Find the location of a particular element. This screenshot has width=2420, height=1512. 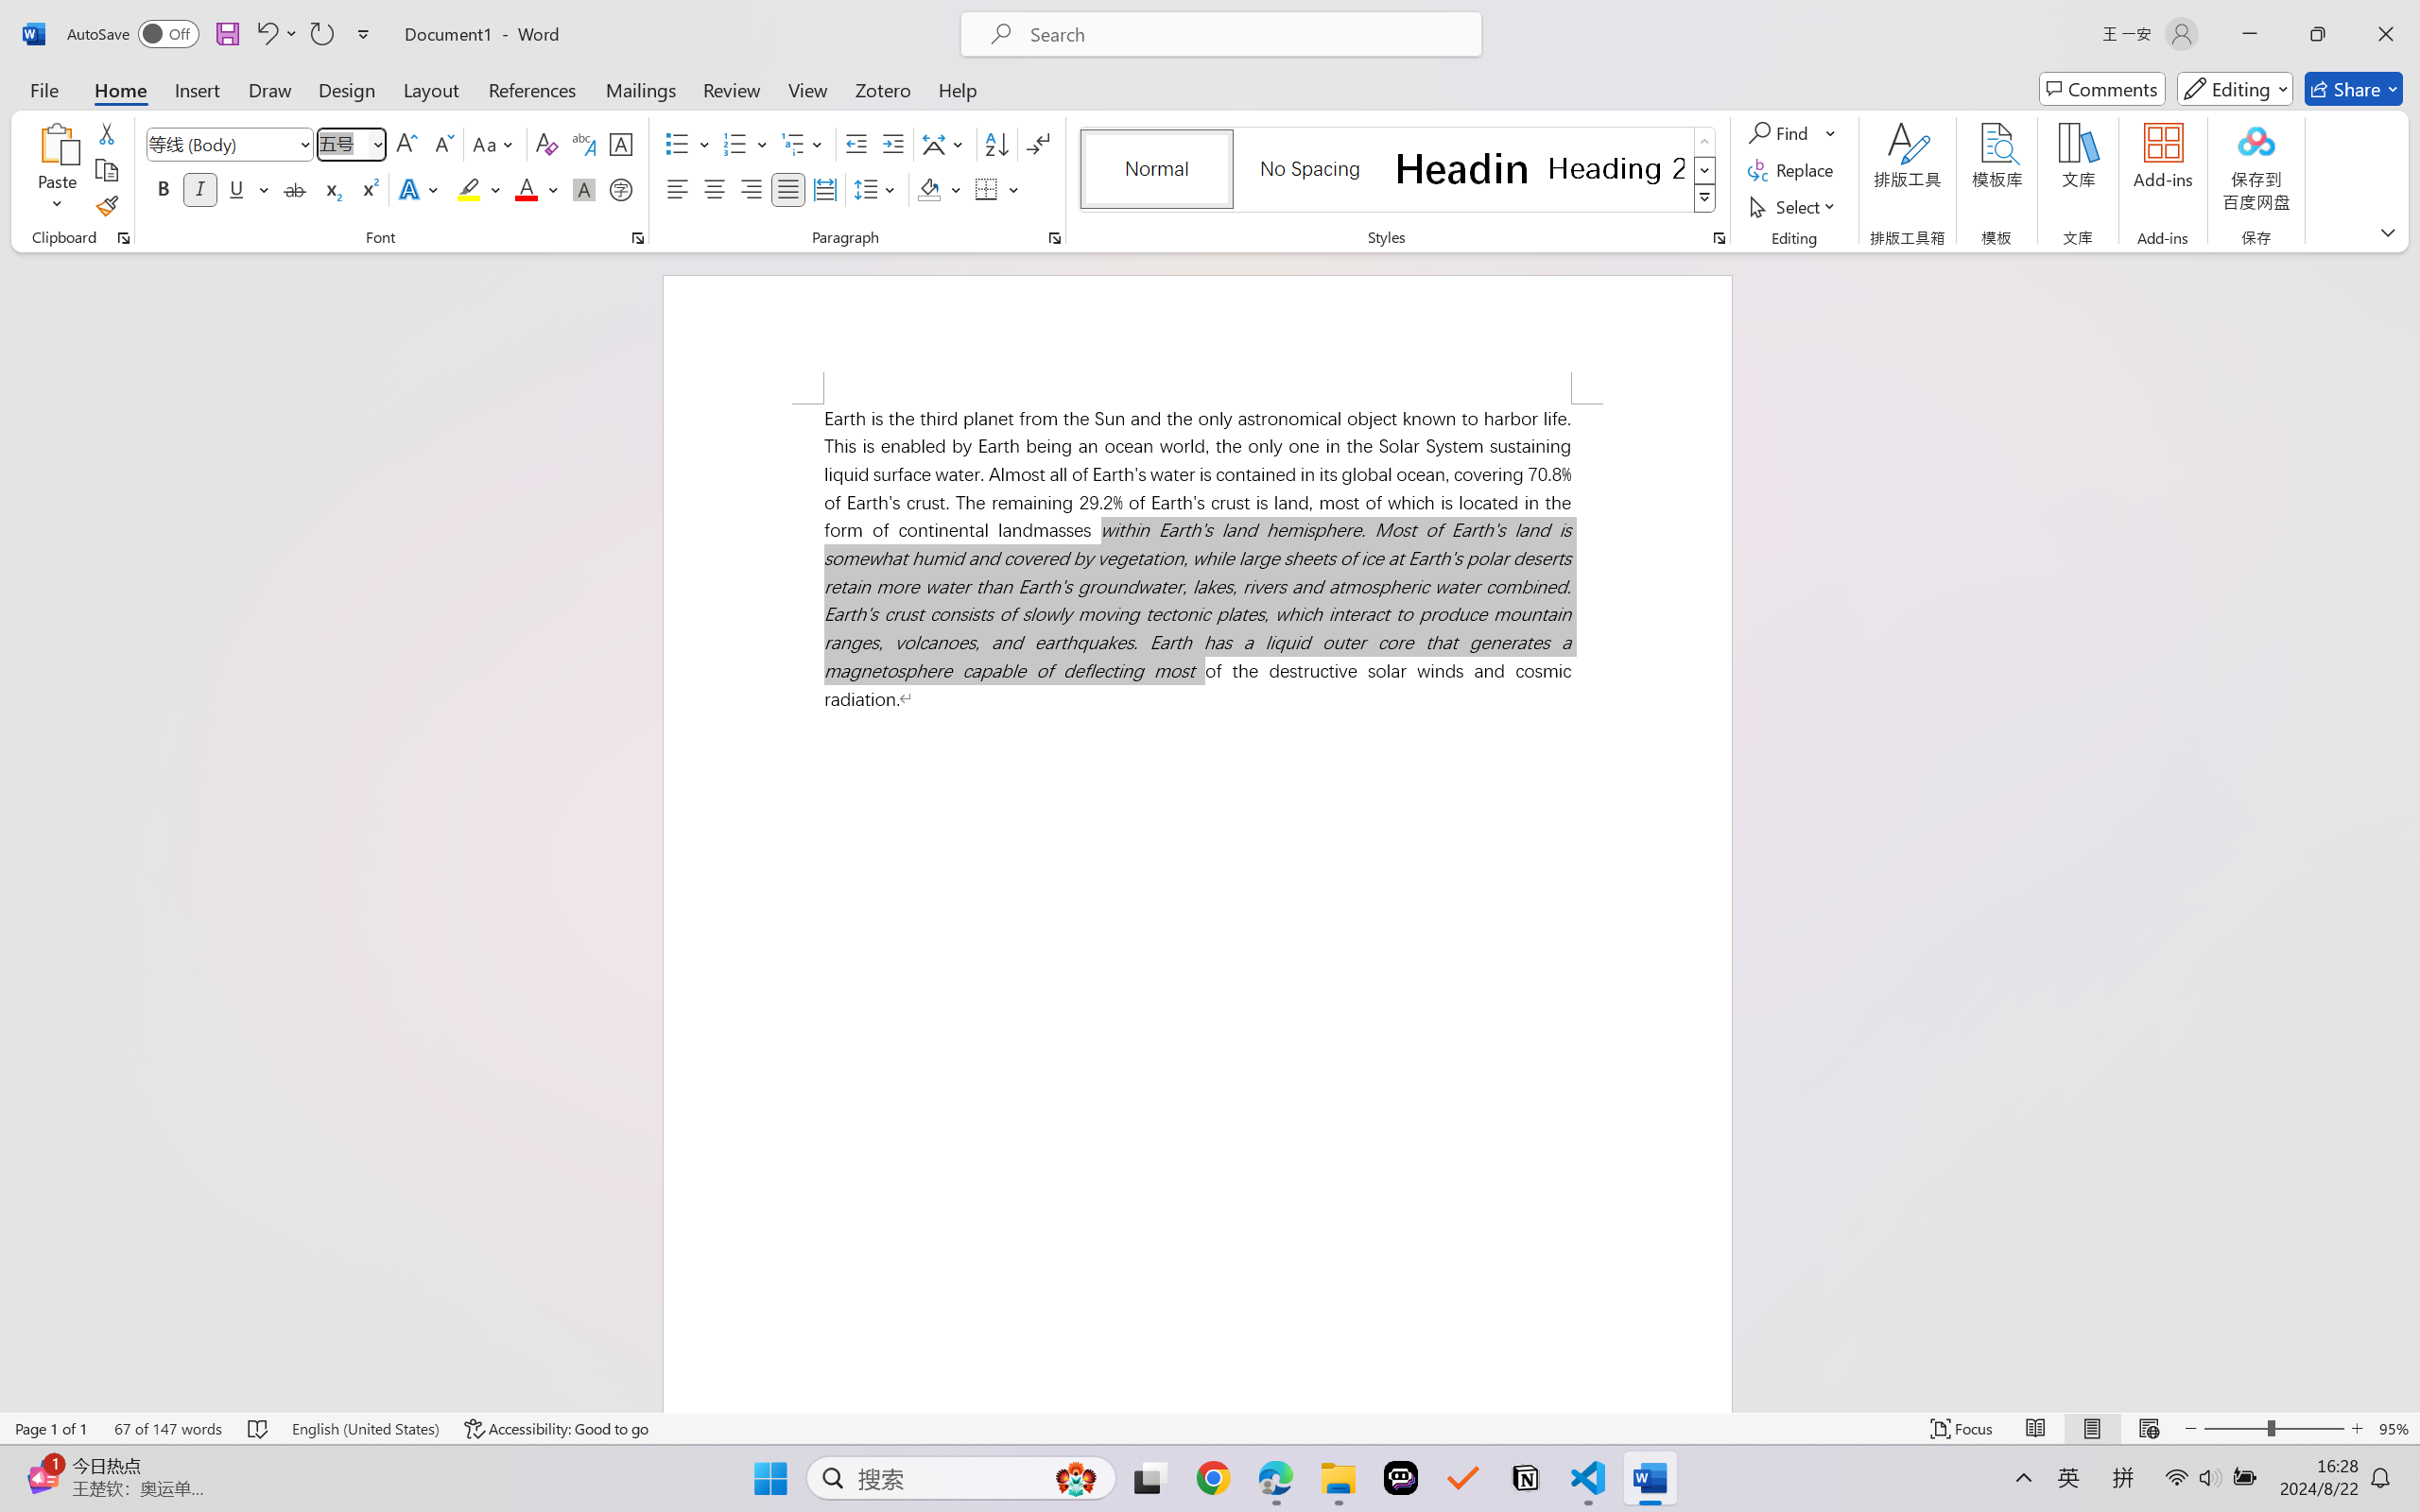

'Subscript' is located at coordinates (330, 188).